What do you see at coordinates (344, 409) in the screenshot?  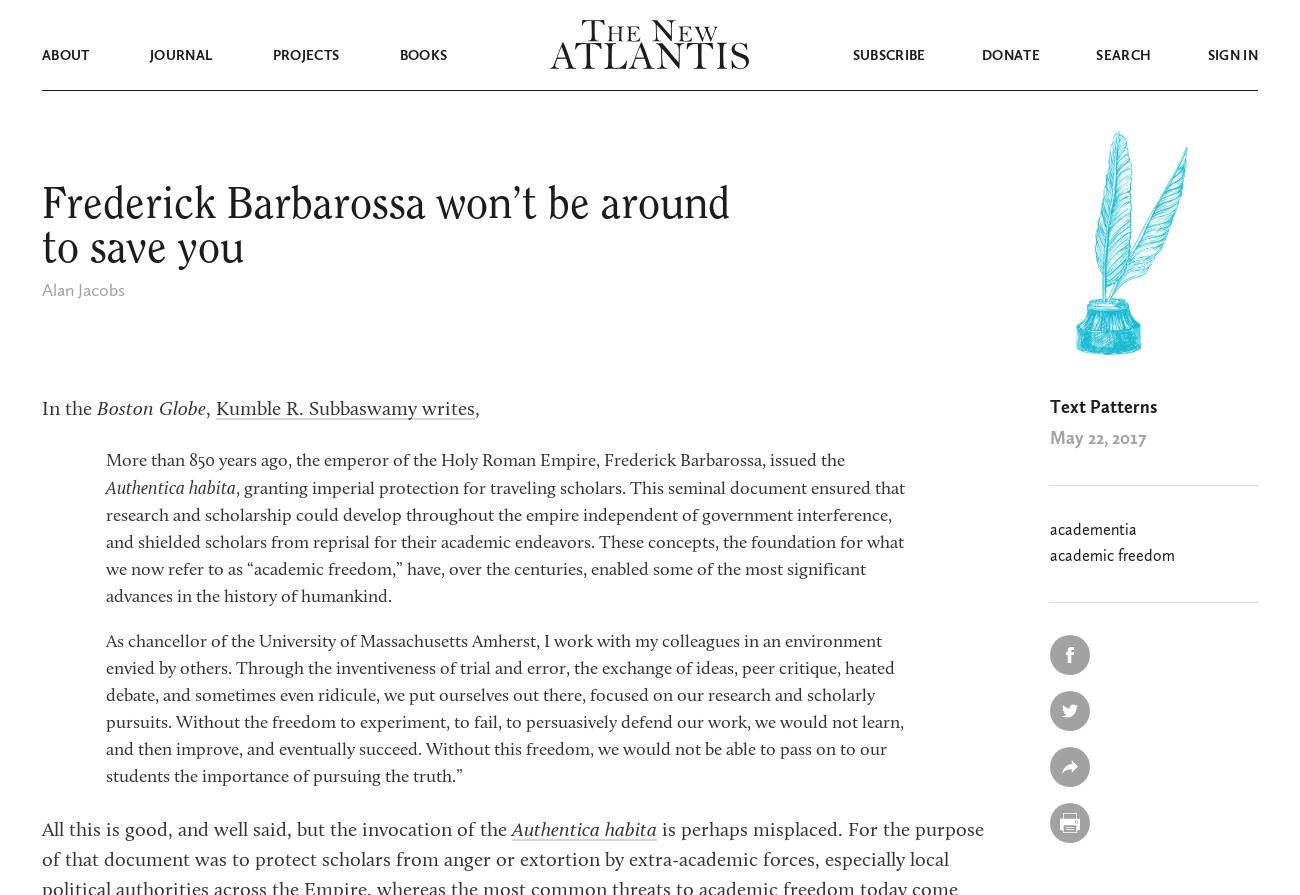 I see `'Kumble R. Subbaswamy writes'` at bounding box center [344, 409].